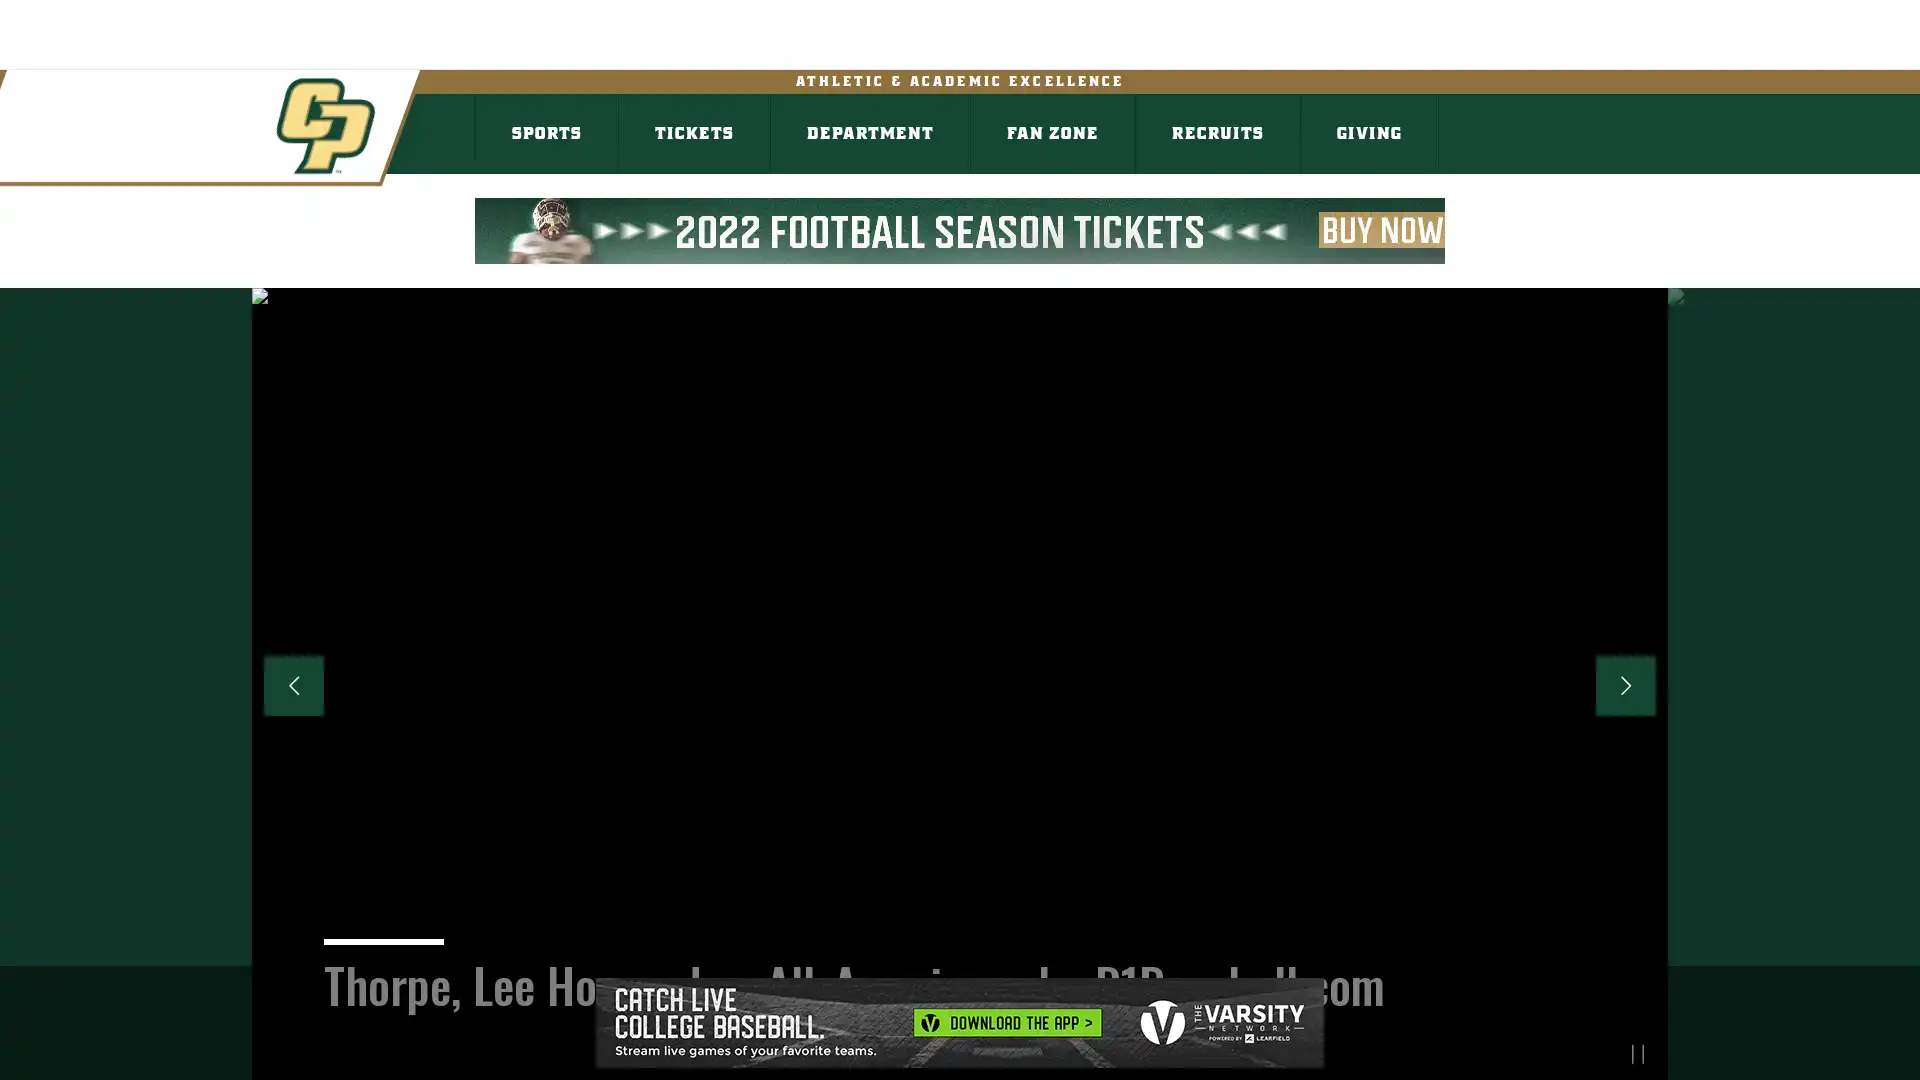 This screenshot has width=1920, height=1080. Describe the element at coordinates (1048, 1052) in the screenshot. I see `Navigate to slide 6` at that location.